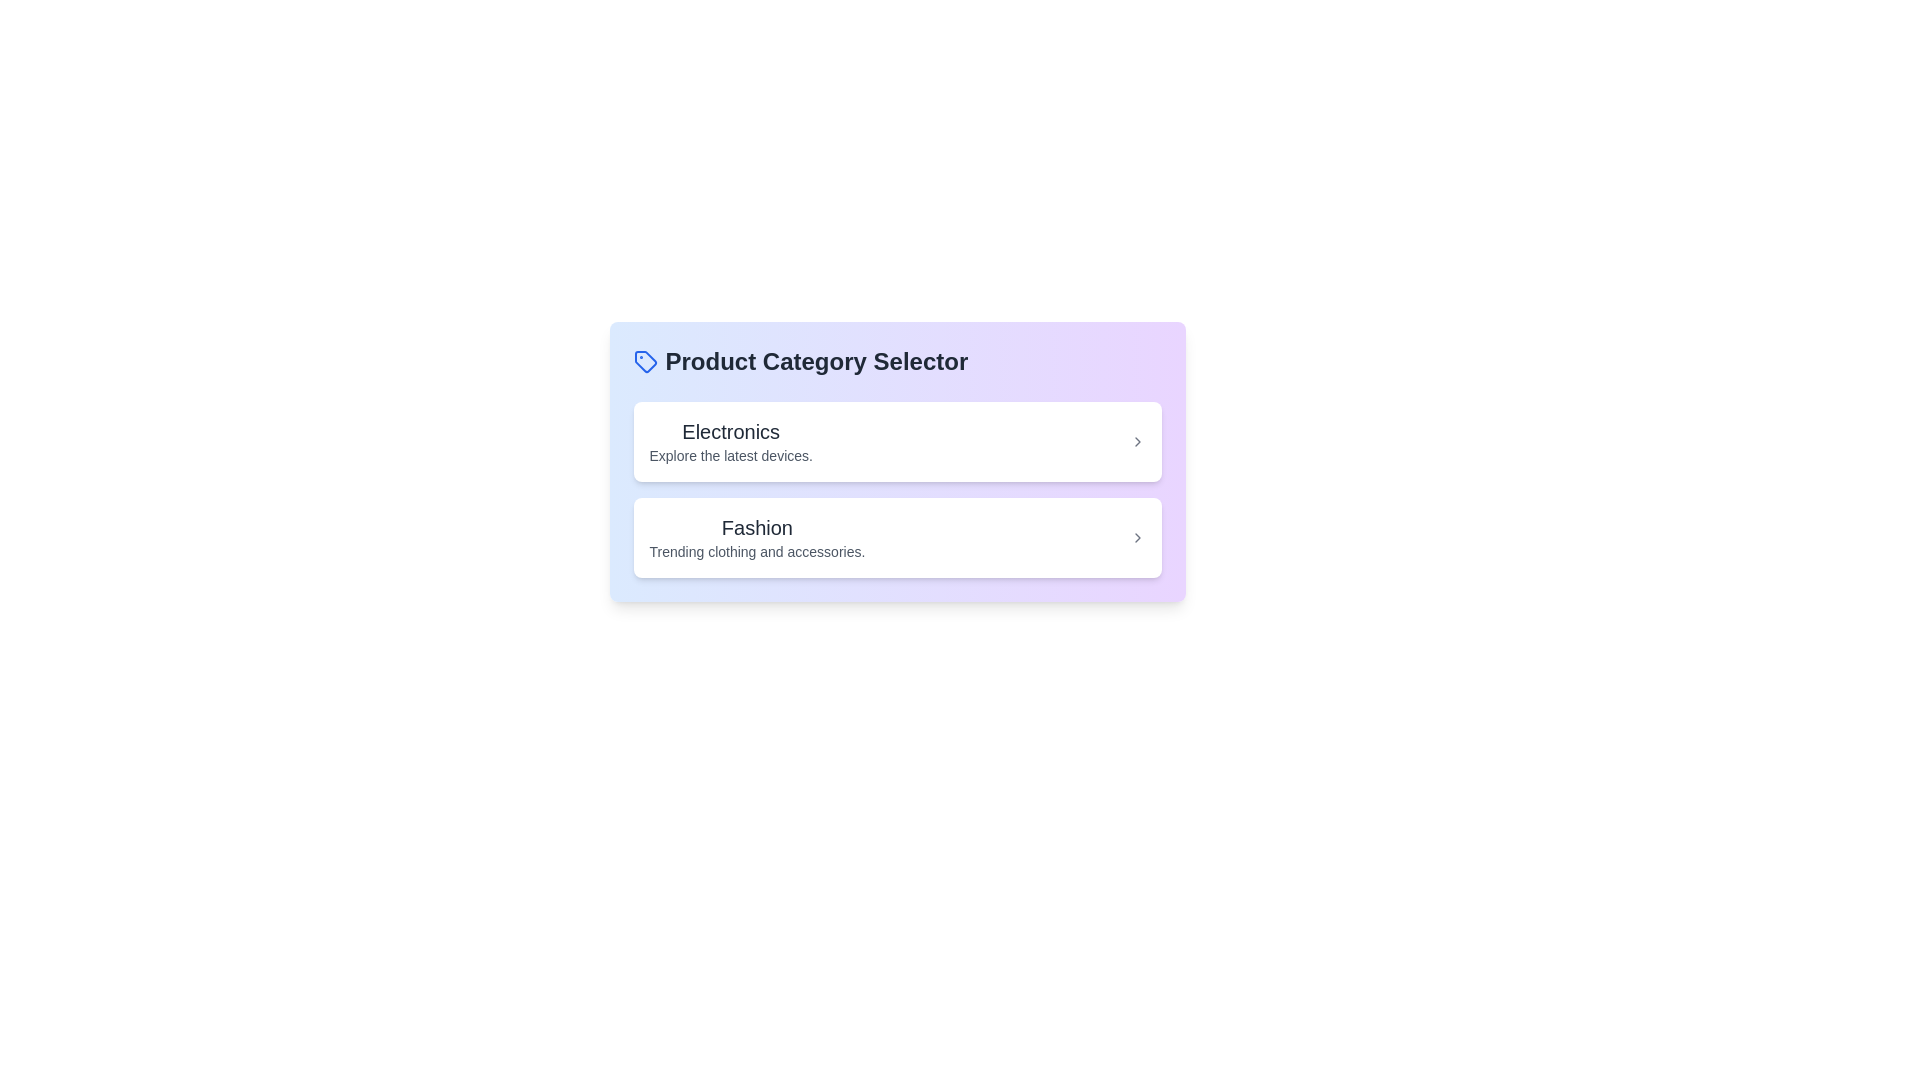 The image size is (1920, 1080). I want to click on the text label reading 'Explore the latest devices.' which is located within the 'Electronics' category card, positioned below the main label 'Electronics', so click(730, 455).